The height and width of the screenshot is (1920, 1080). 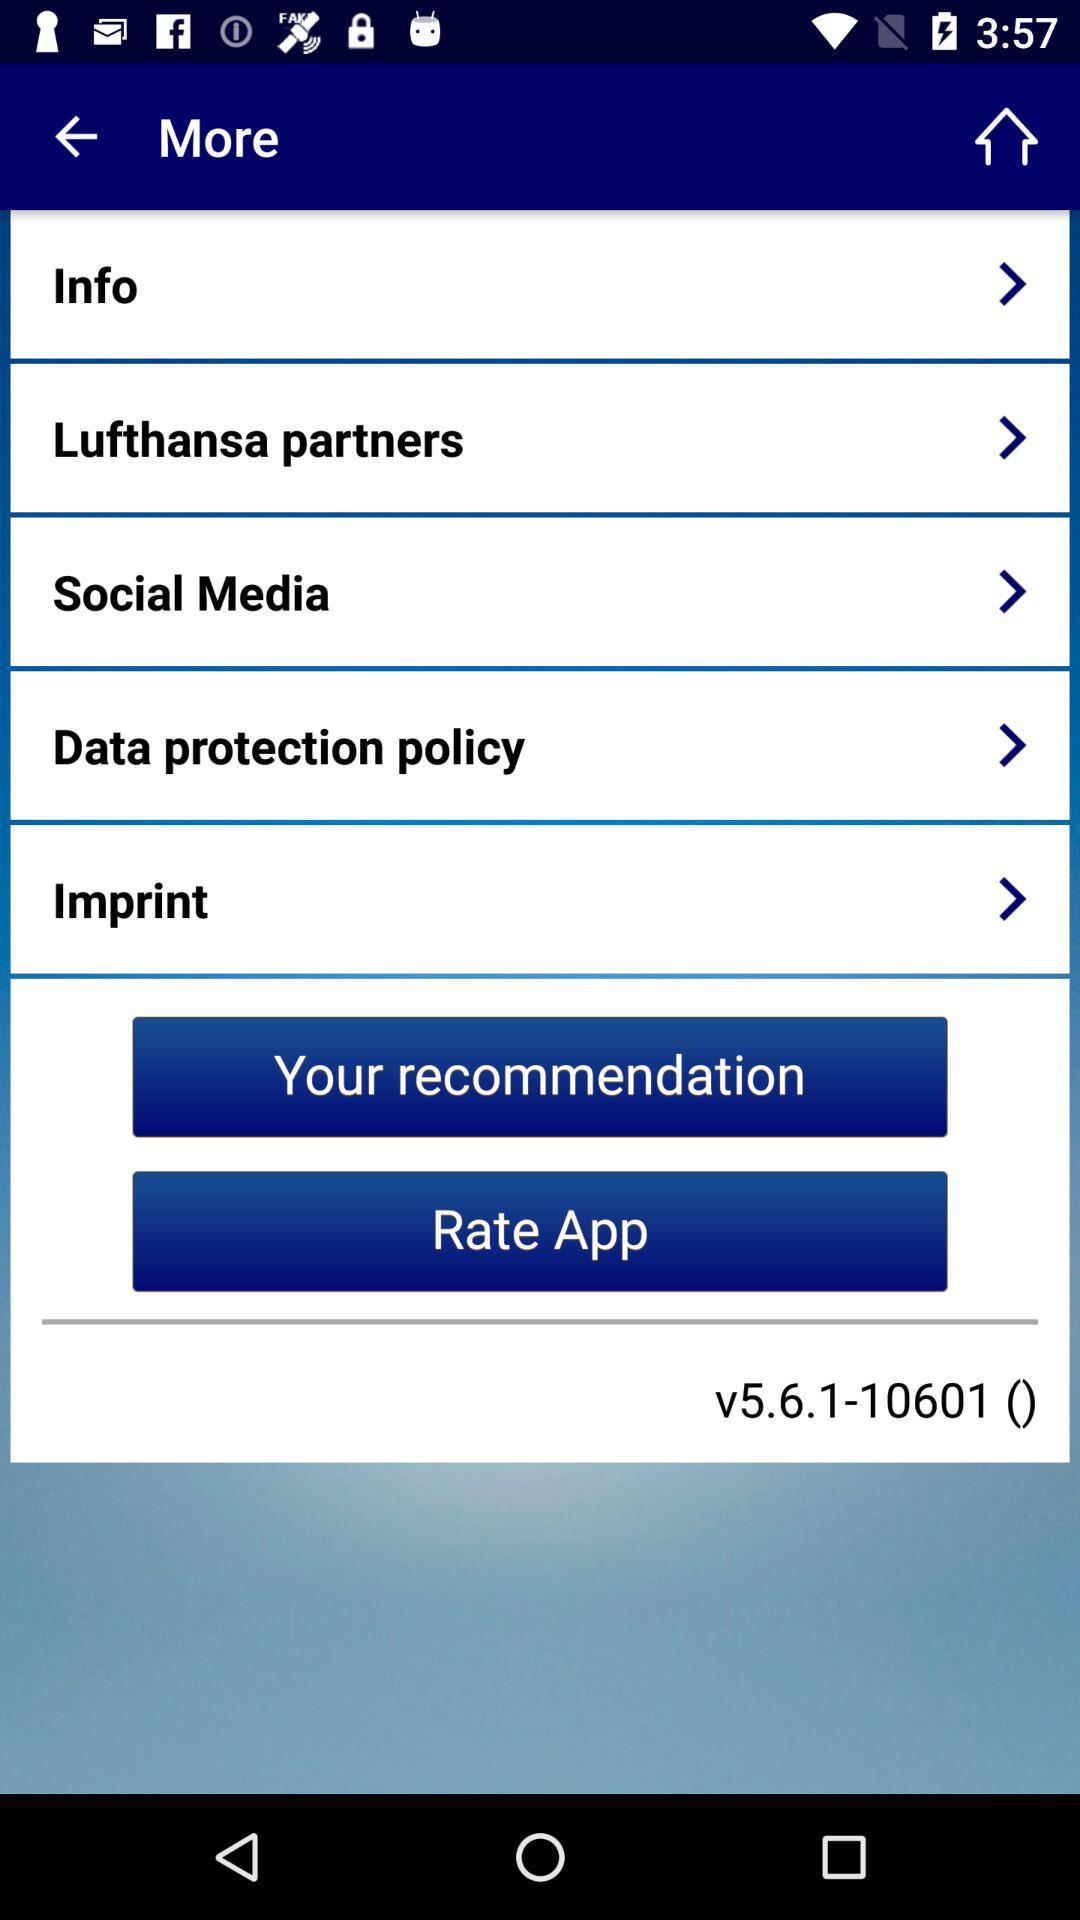 What do you see at coordinates (95, 283) in the screenshot?
I see `the item above the lufthansa partners` at bounding box center [95, 283].